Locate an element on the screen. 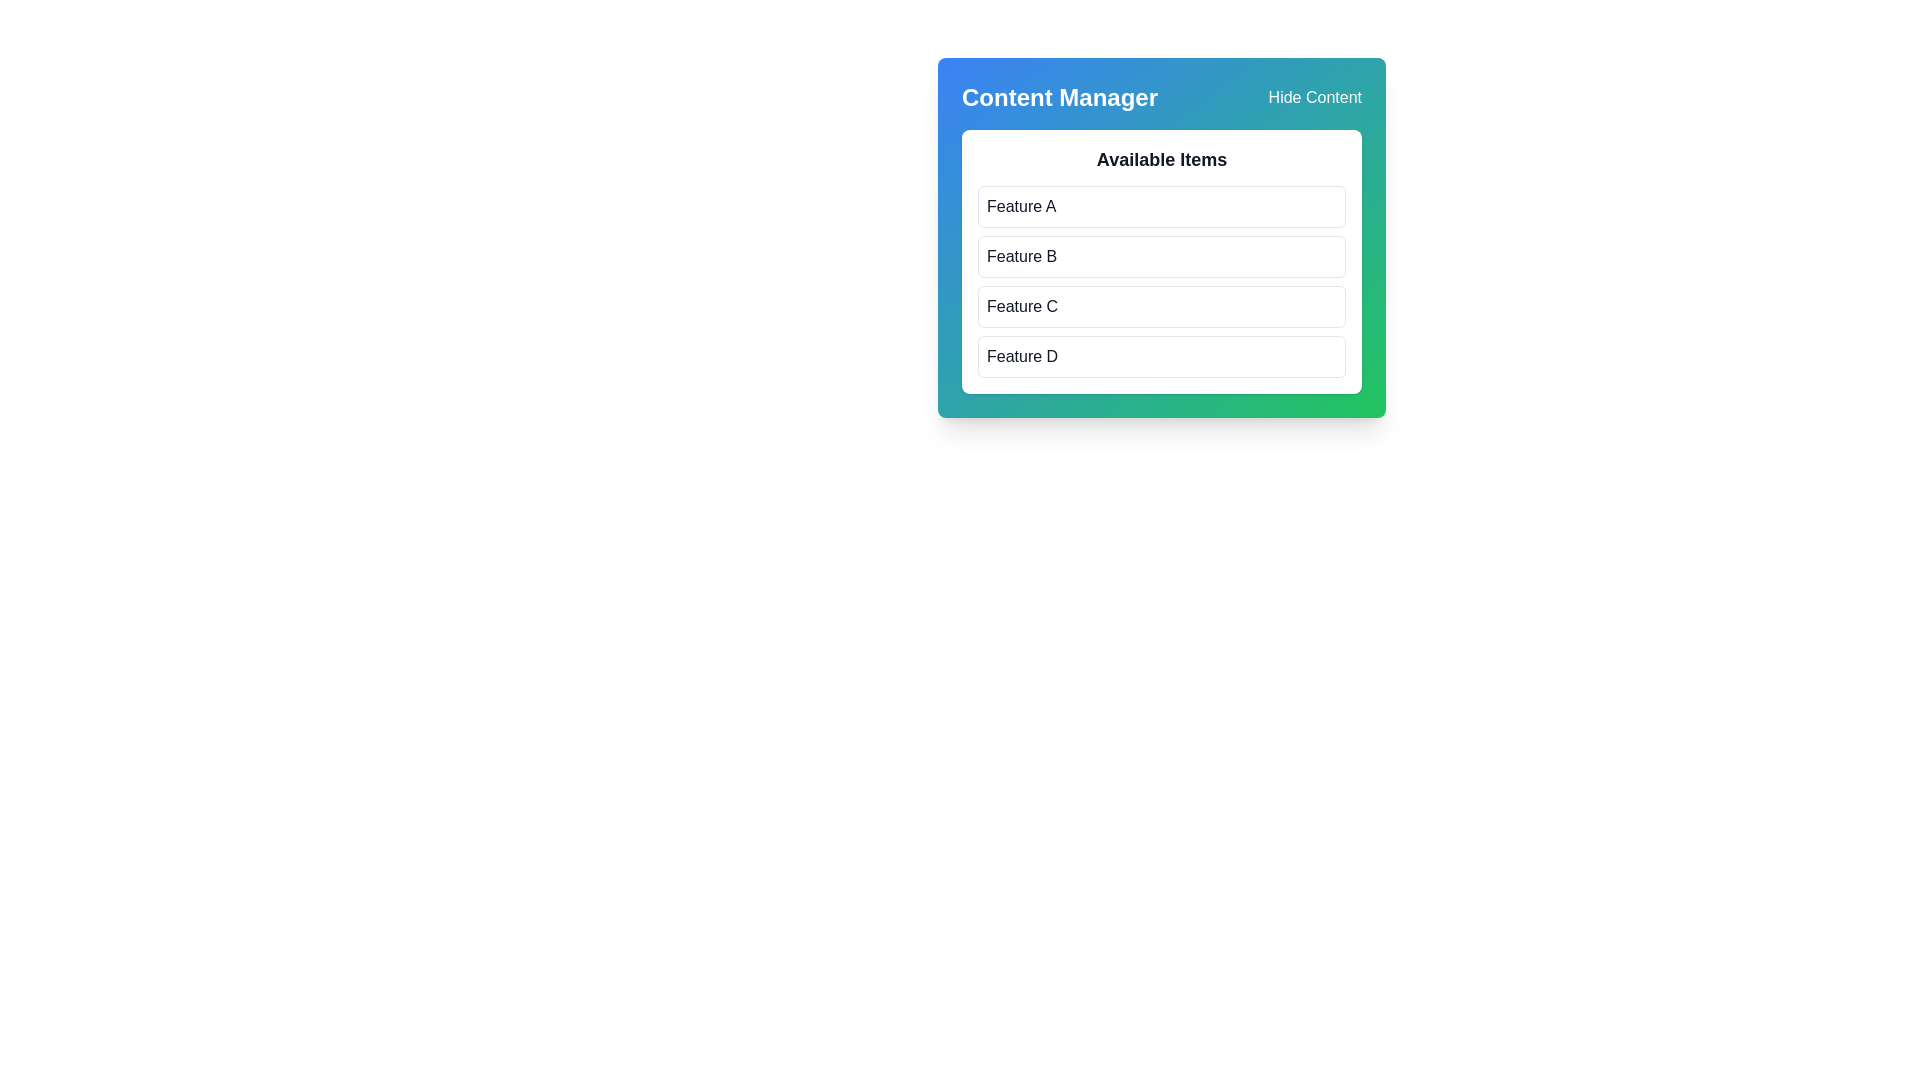 The image size is (1920, 1080). the interactive hyperlink labeled 'Hide Content' located in the top-right corner of the 'Content Manager' section is located at coordinates (1315, 97).